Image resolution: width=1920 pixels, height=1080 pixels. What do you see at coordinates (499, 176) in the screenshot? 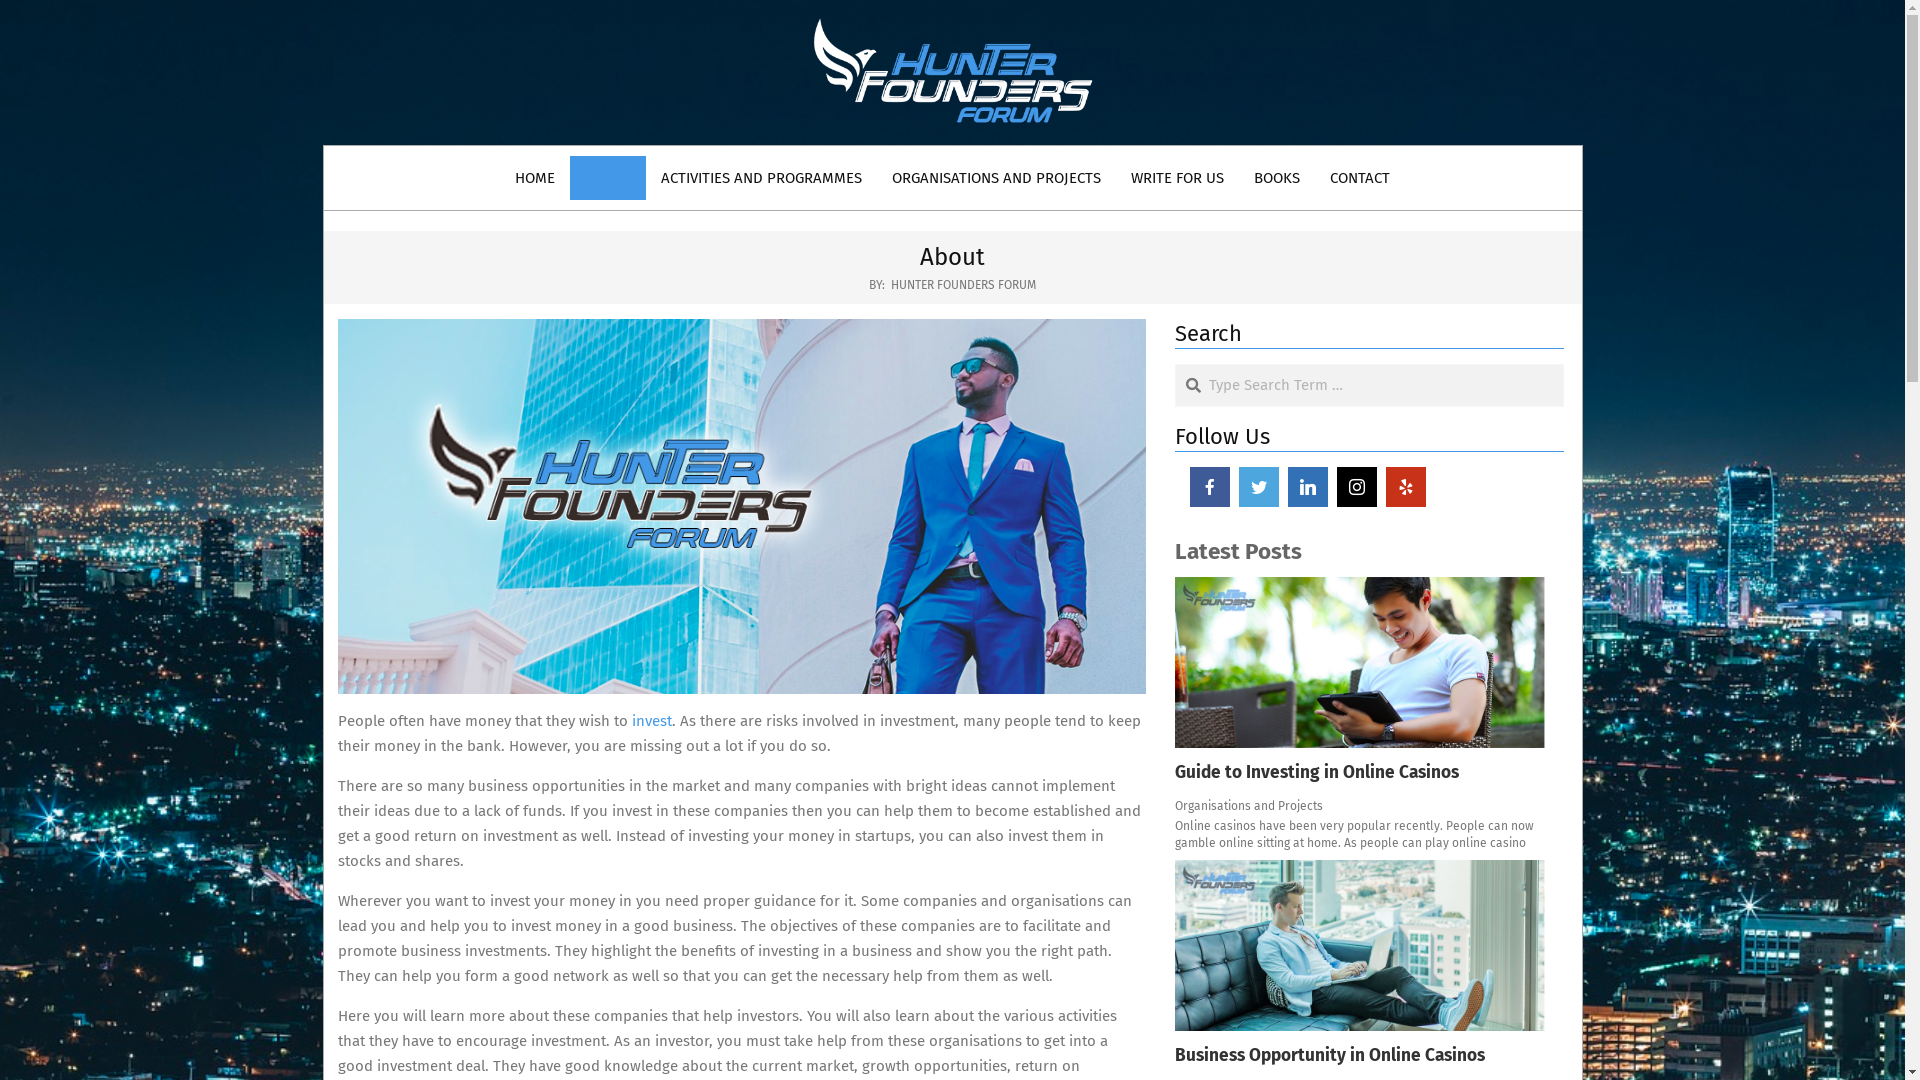
I see `'HOME'` at bounding box center [499, 176].